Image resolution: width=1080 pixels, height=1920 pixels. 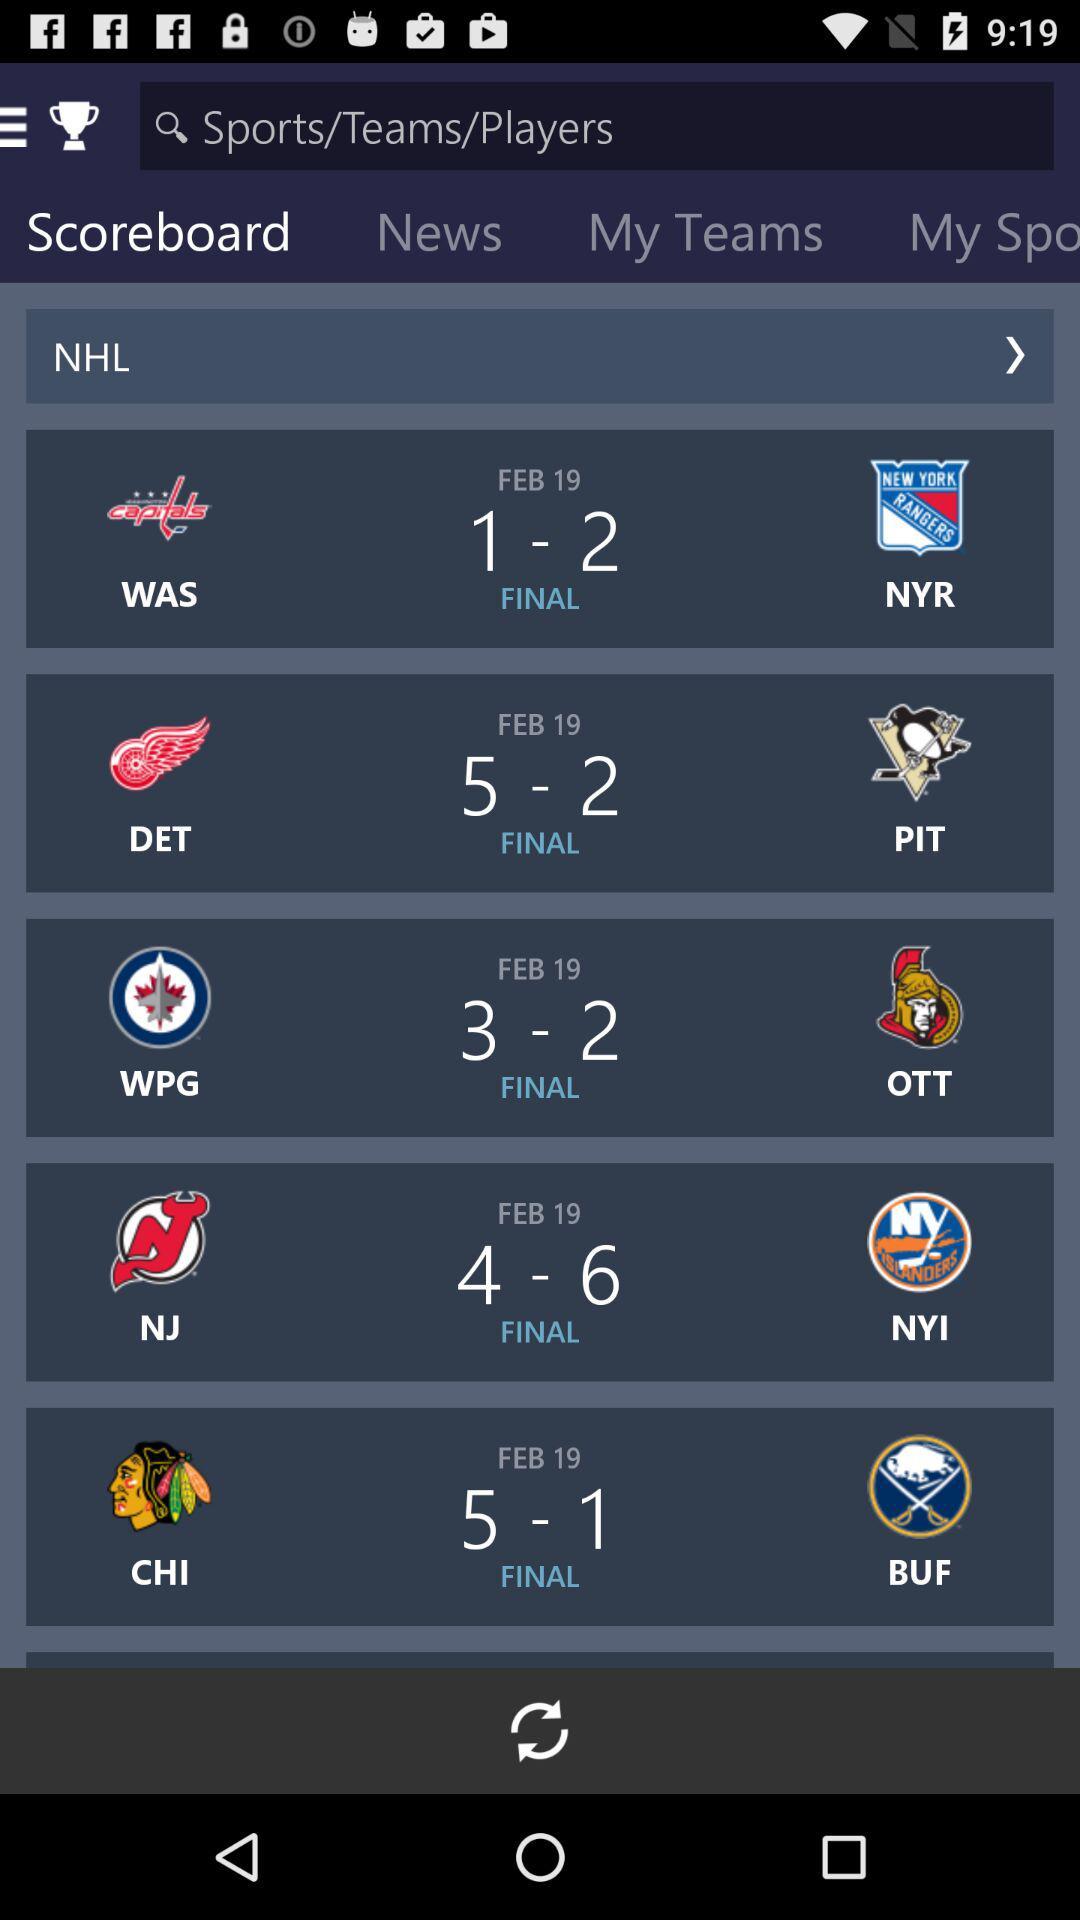 I want to click on item to the right of the news item, so click(x=721, y=235).